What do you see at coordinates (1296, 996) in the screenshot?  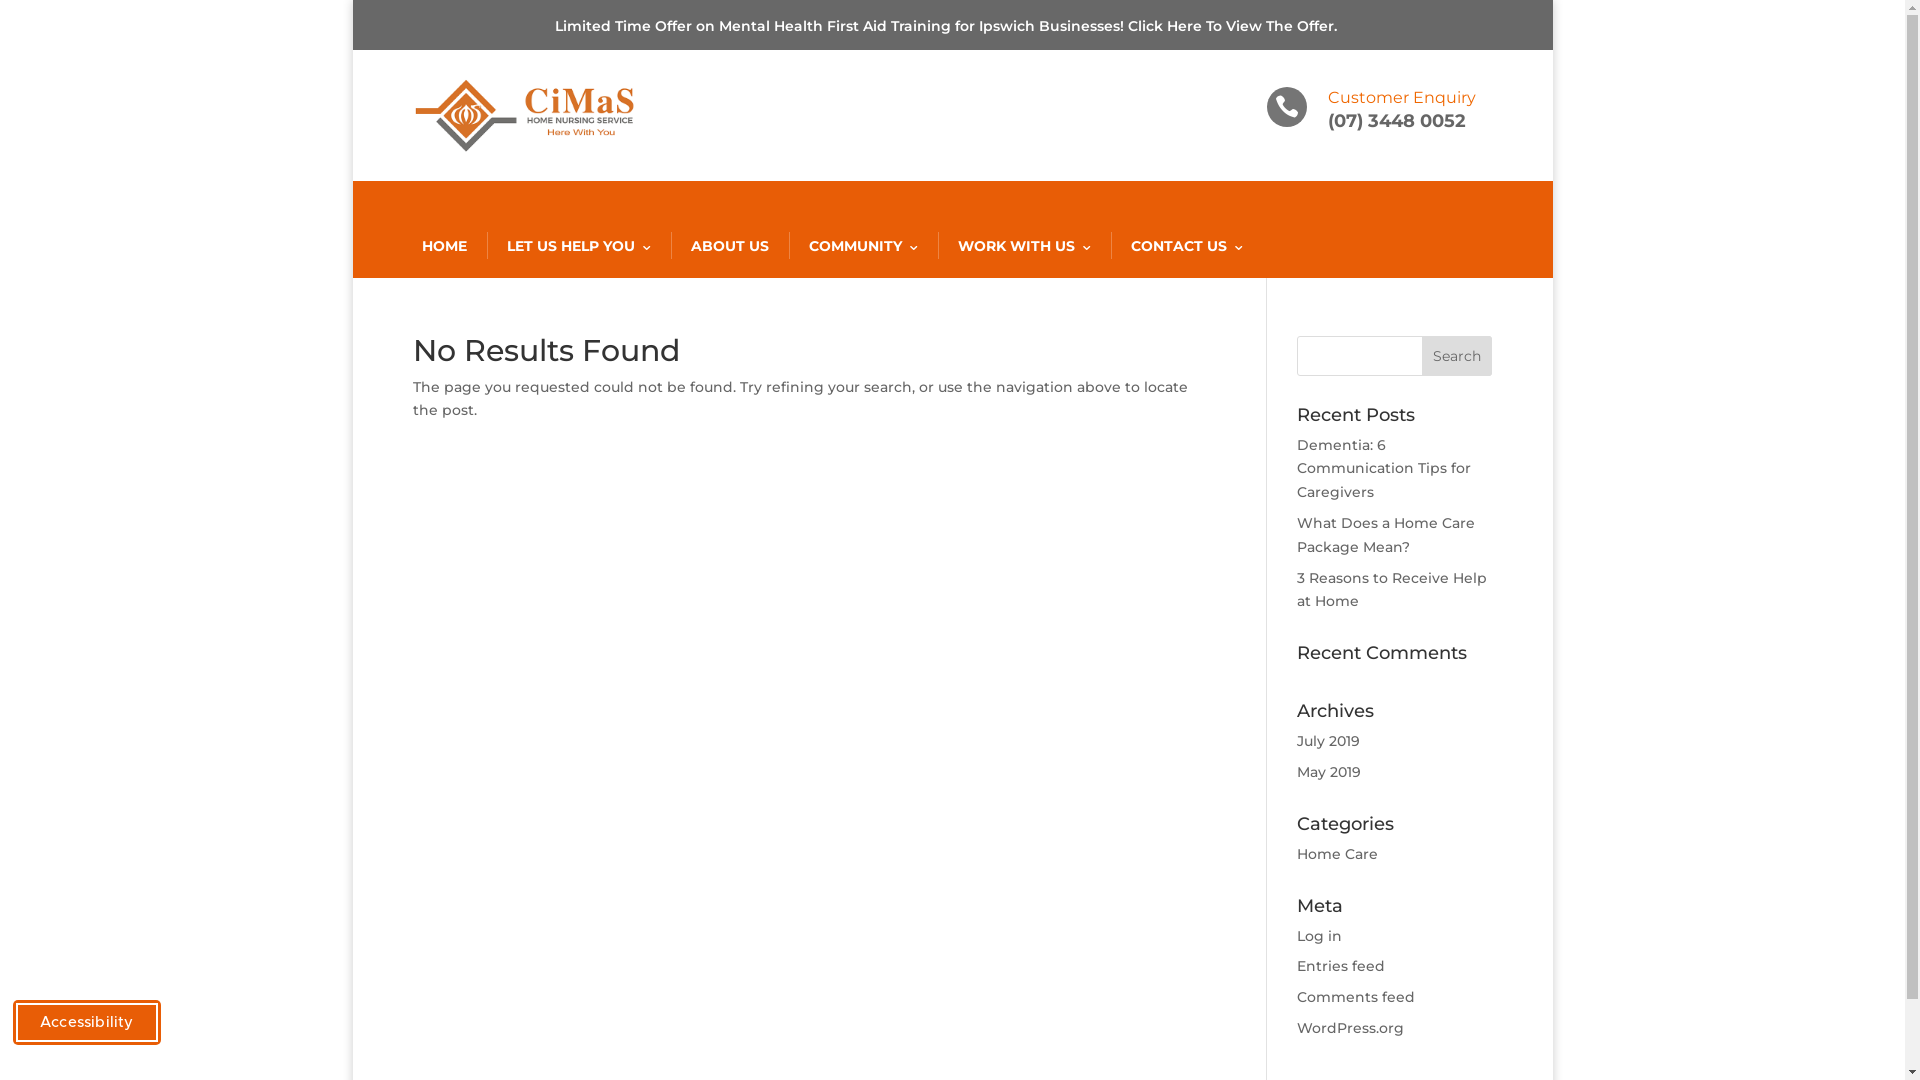 I see `'Comments feed'` at bounding box center [1296, 996].